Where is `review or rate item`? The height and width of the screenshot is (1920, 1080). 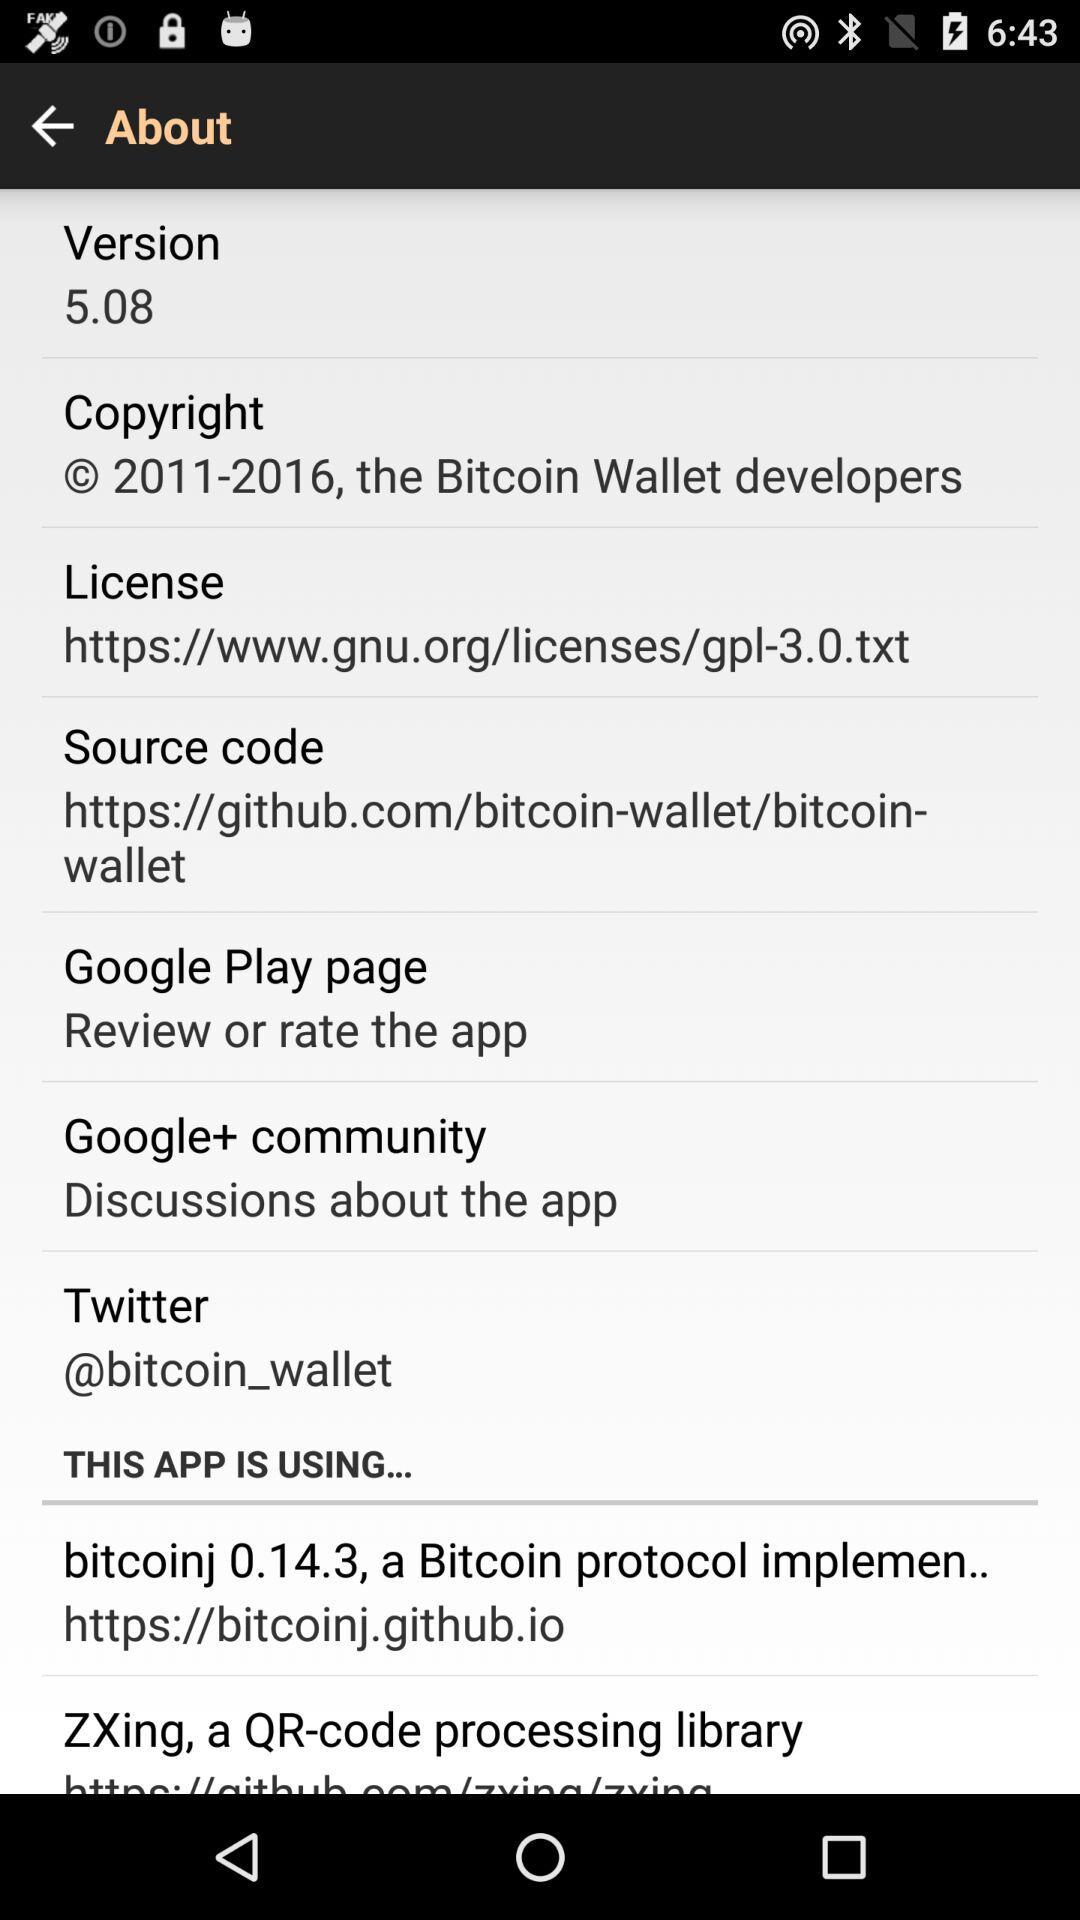
review or rate item is located at coordinates (295, 1028).